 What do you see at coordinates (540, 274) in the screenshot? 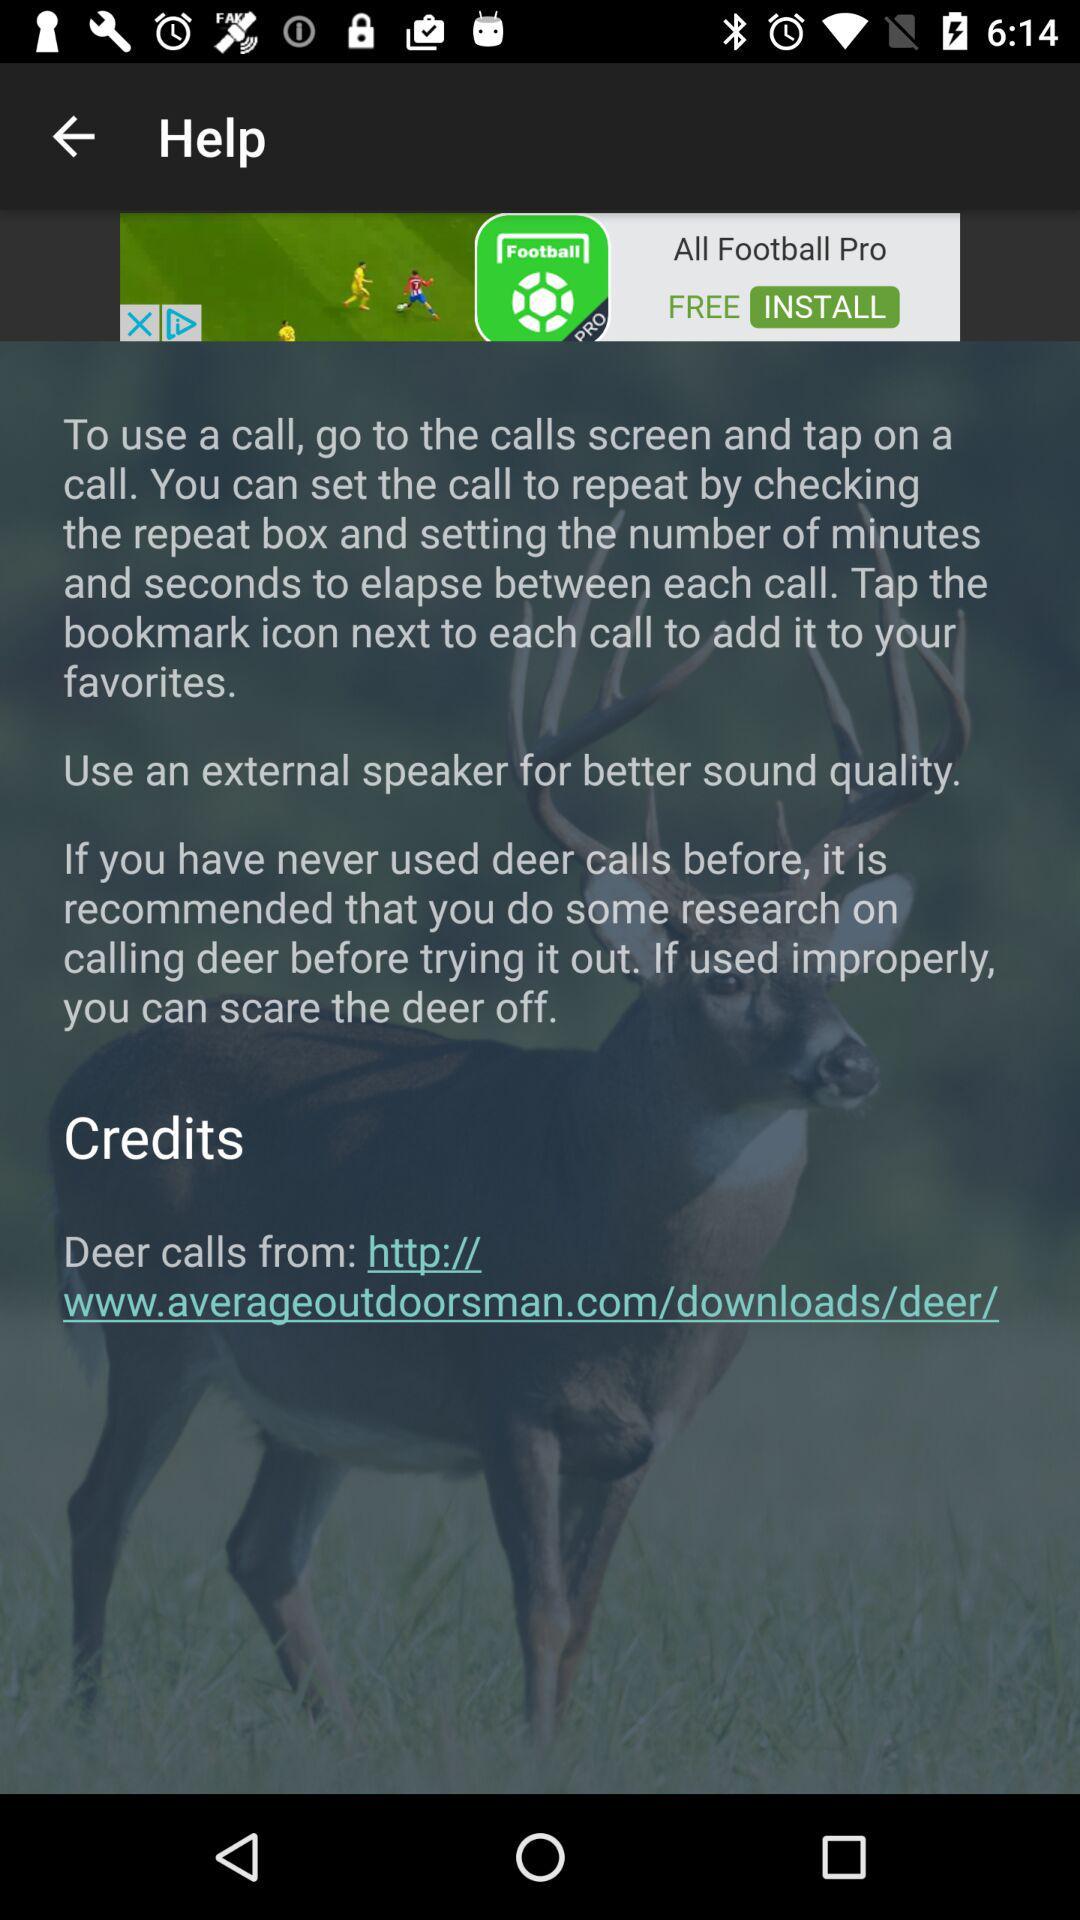
I see `click on the advertisement` at bounding box center [540, 274].